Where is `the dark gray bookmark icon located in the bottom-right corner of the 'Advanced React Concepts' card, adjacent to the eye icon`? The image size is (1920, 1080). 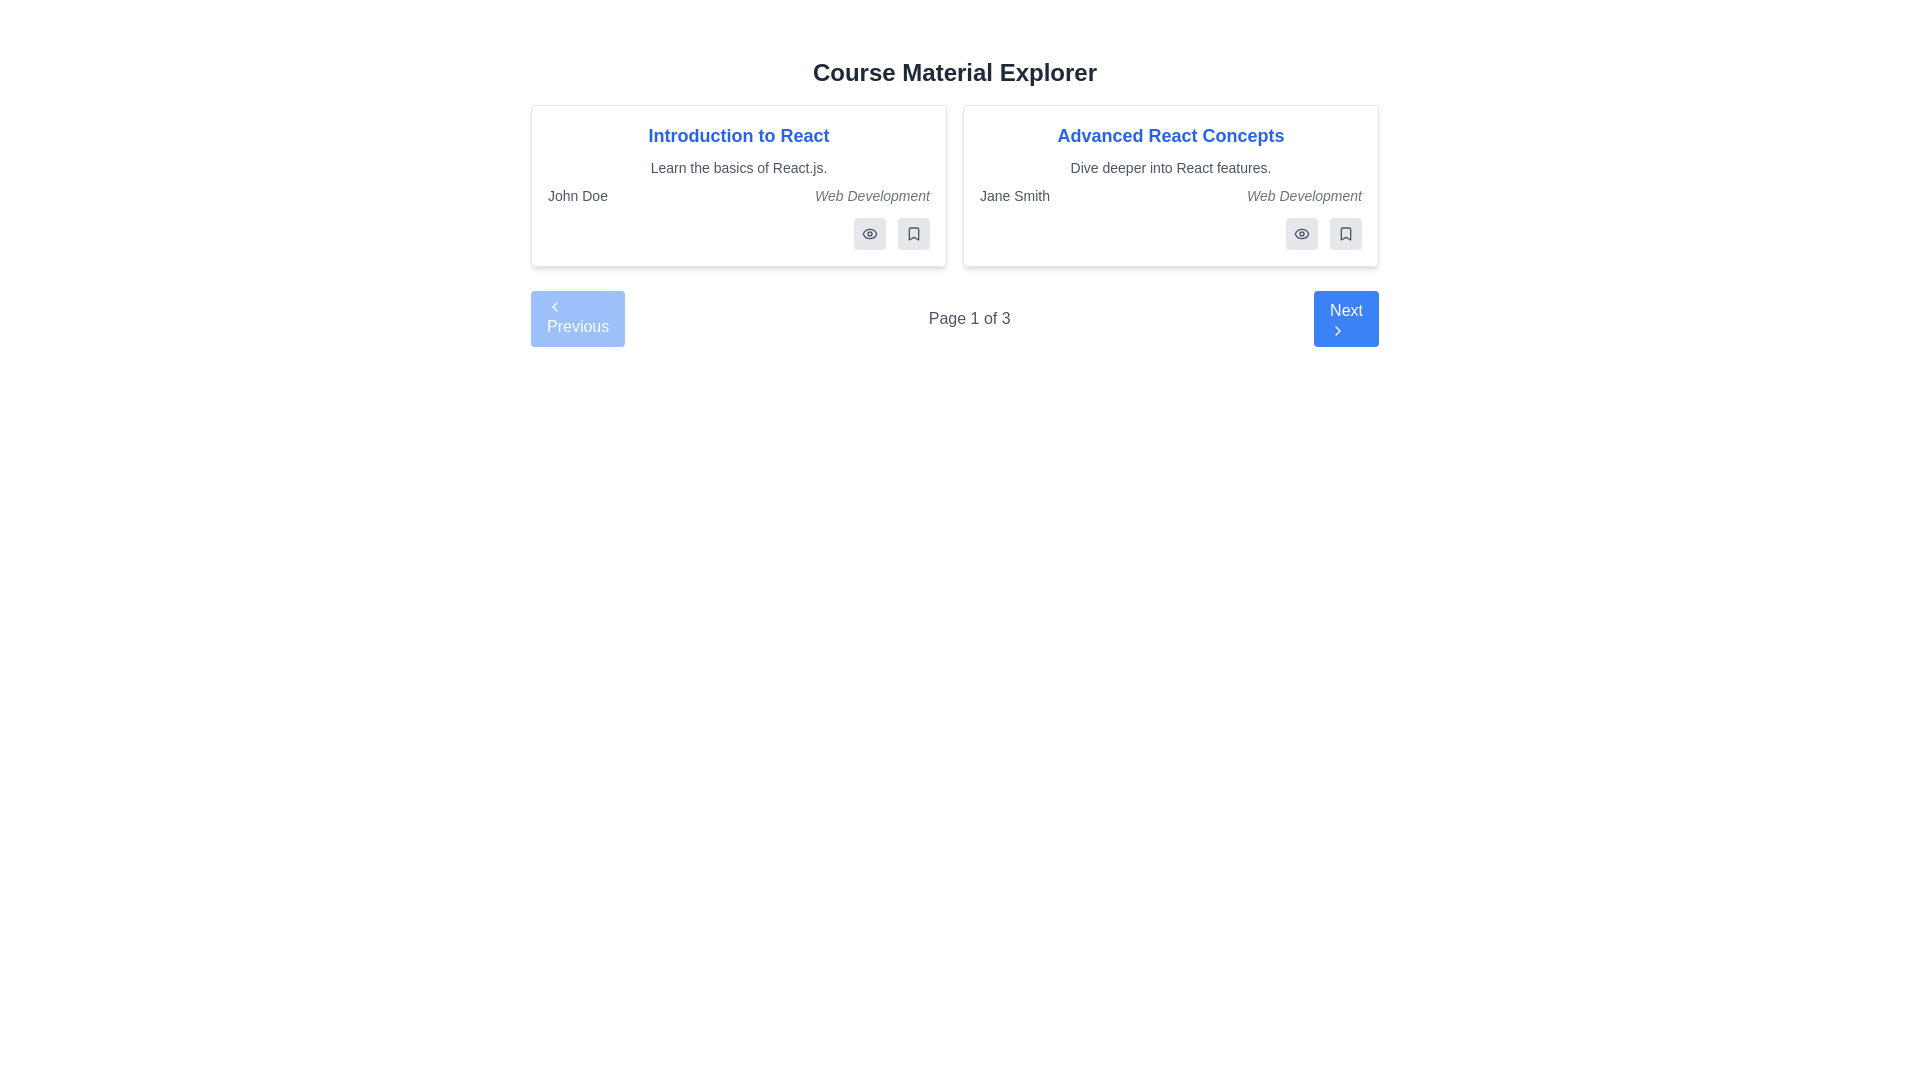
the dark gray bookmark icon located in the bottom-right corner of the 'Advanced React Concepts' card, adjacent to the eye icon is located at coordinates (1345, 233).